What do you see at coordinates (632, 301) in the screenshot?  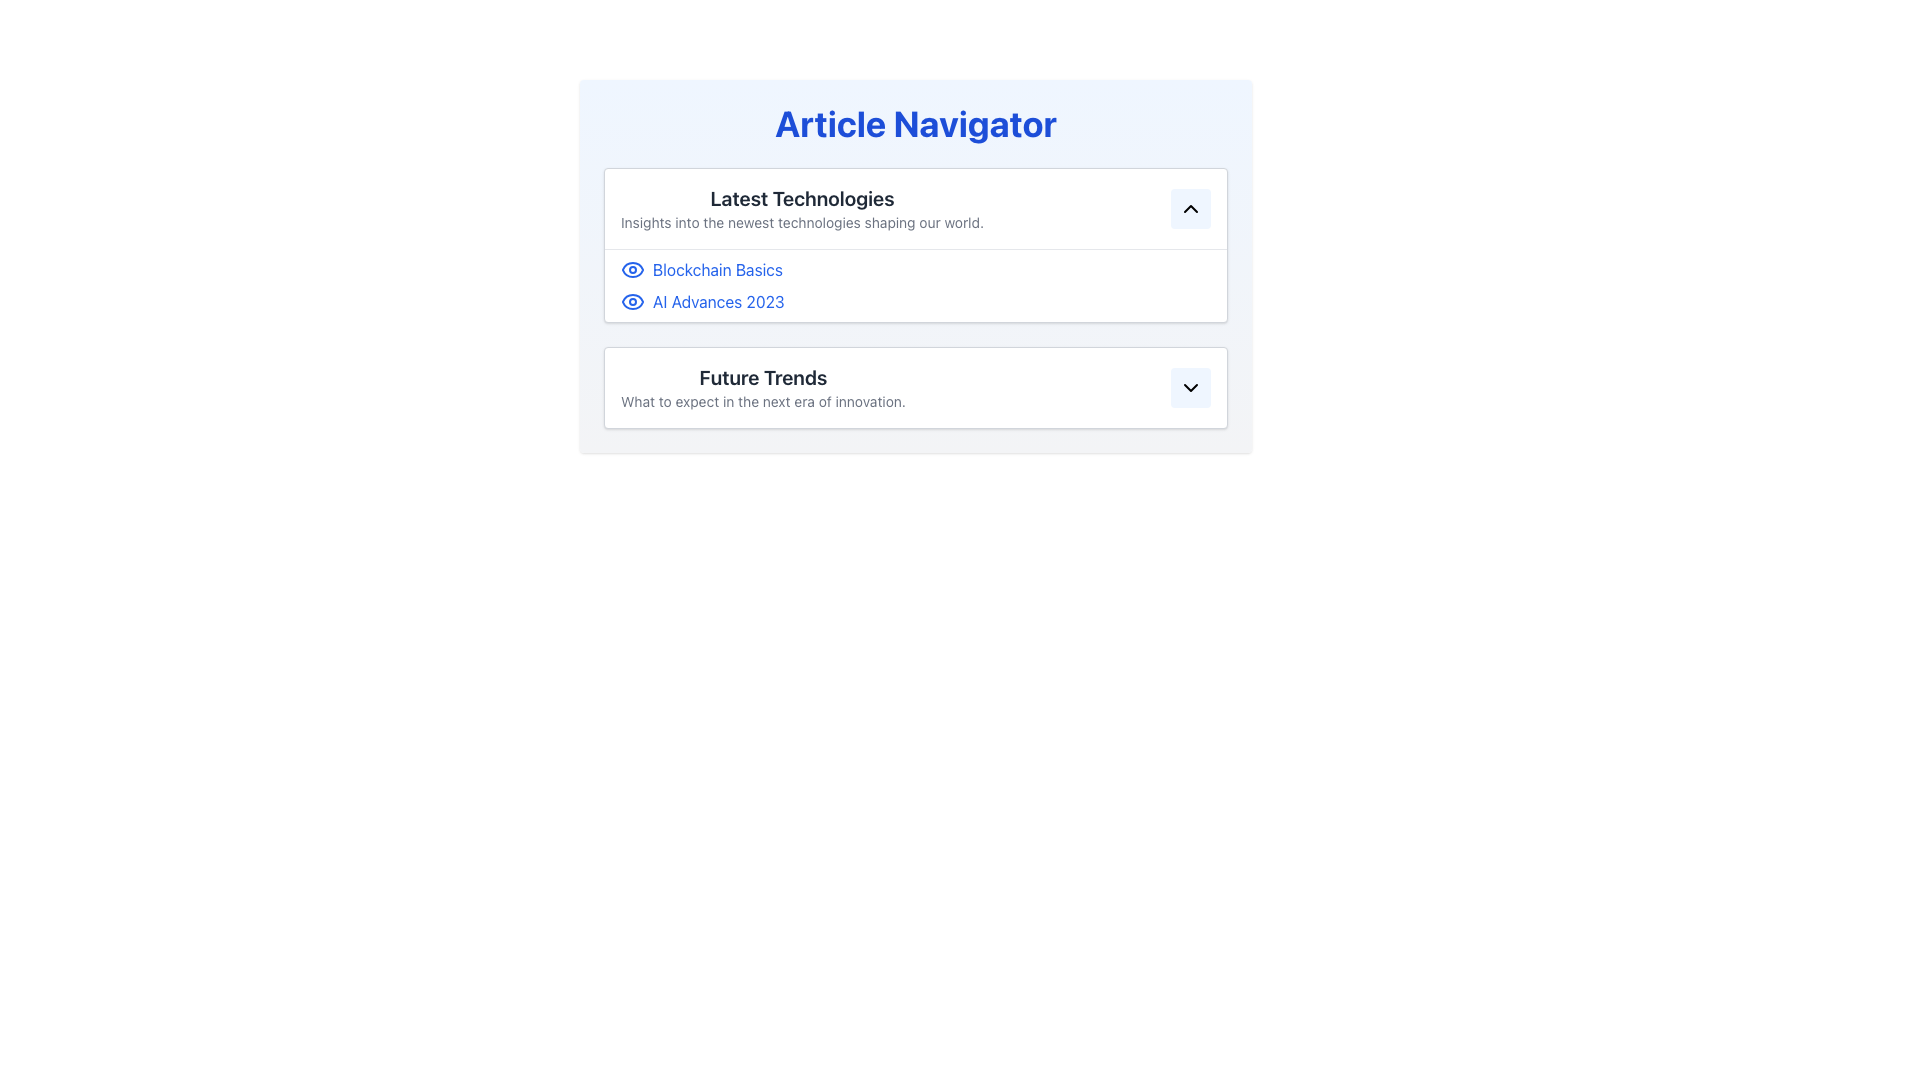 I see `the icon indicating the preview or visibility option related to the 'AI Advances 2023' article link, located to the left of the hyperlink text in the 'Latest Technologies' section of the 'Article Navigator'` at bounding box center [632, 301].